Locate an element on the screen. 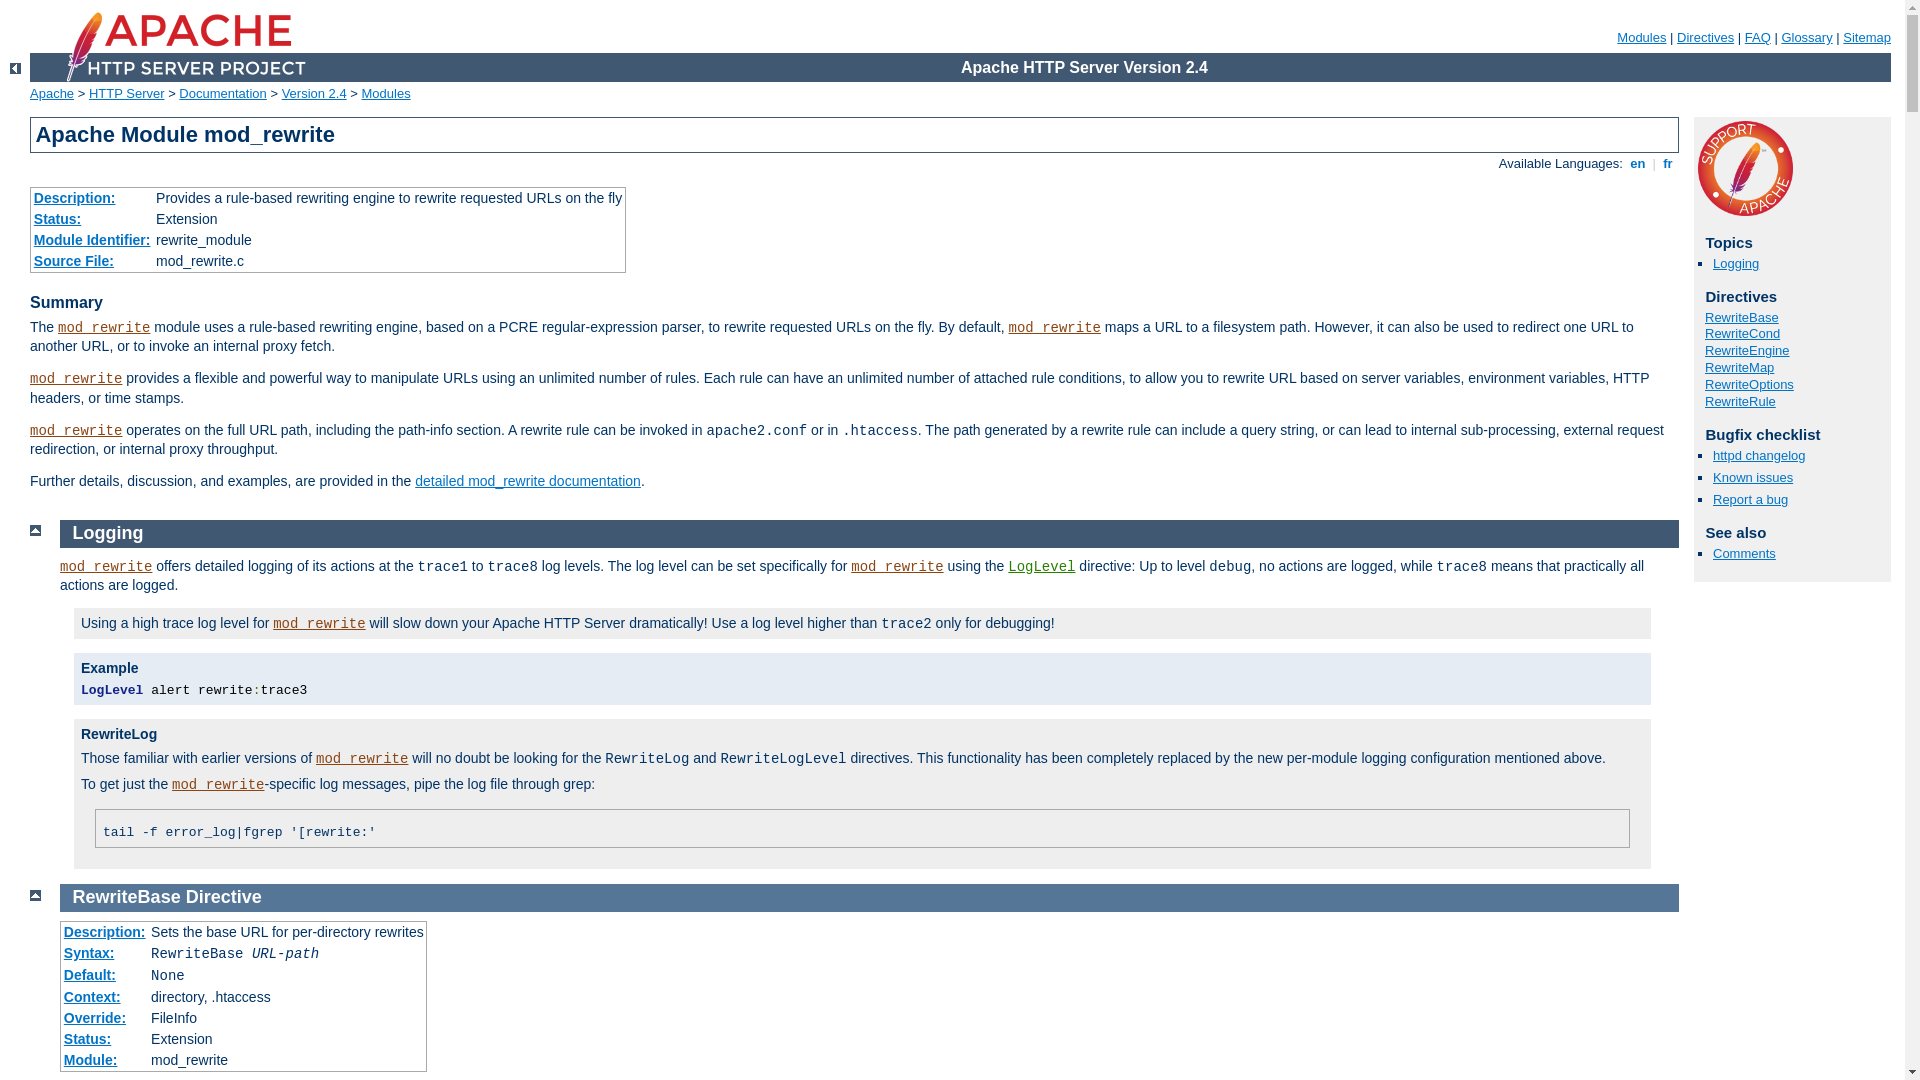 This screenshot has height=1080, width=1920. 'Comments' is located at coordinates (1743, 553).